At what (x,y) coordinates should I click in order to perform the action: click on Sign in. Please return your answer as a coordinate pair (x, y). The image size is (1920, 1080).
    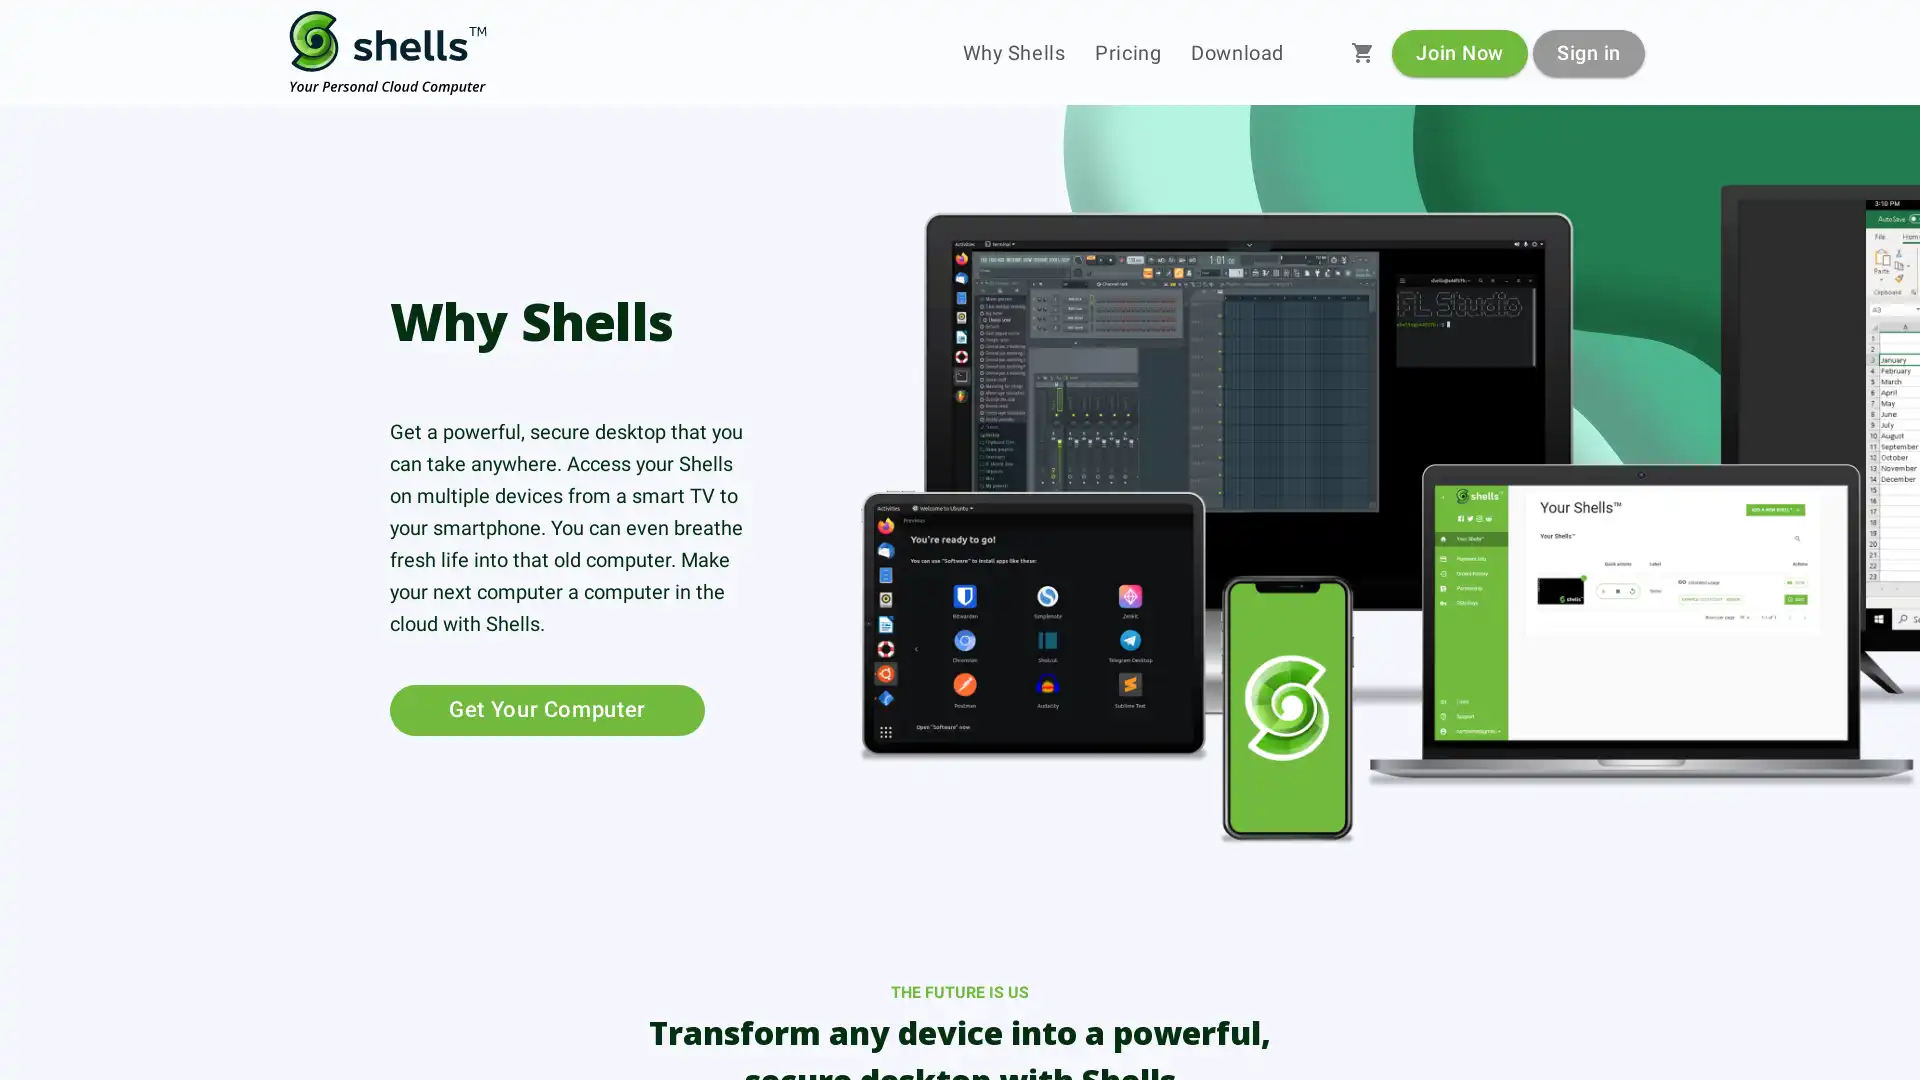
    Looking at the image, I should click on (1587, 51).